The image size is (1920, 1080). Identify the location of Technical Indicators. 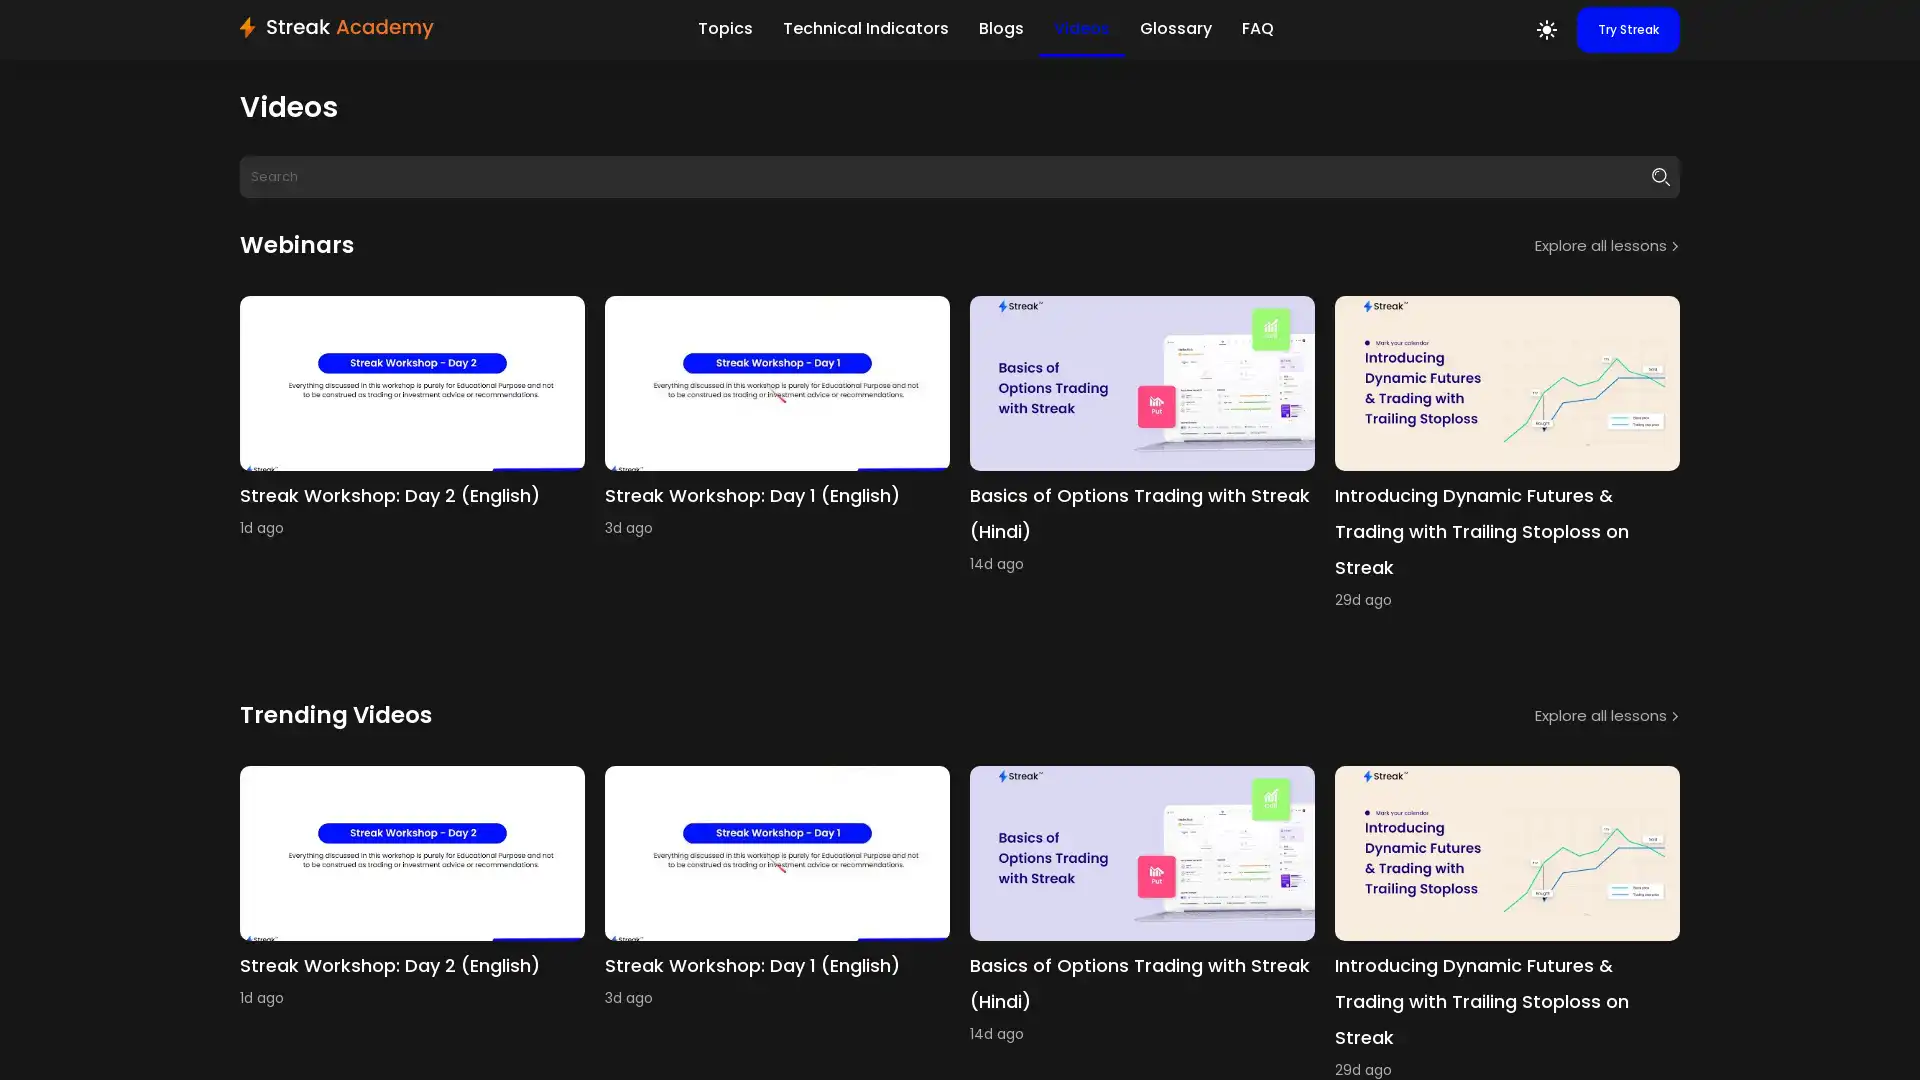
(864, 27).